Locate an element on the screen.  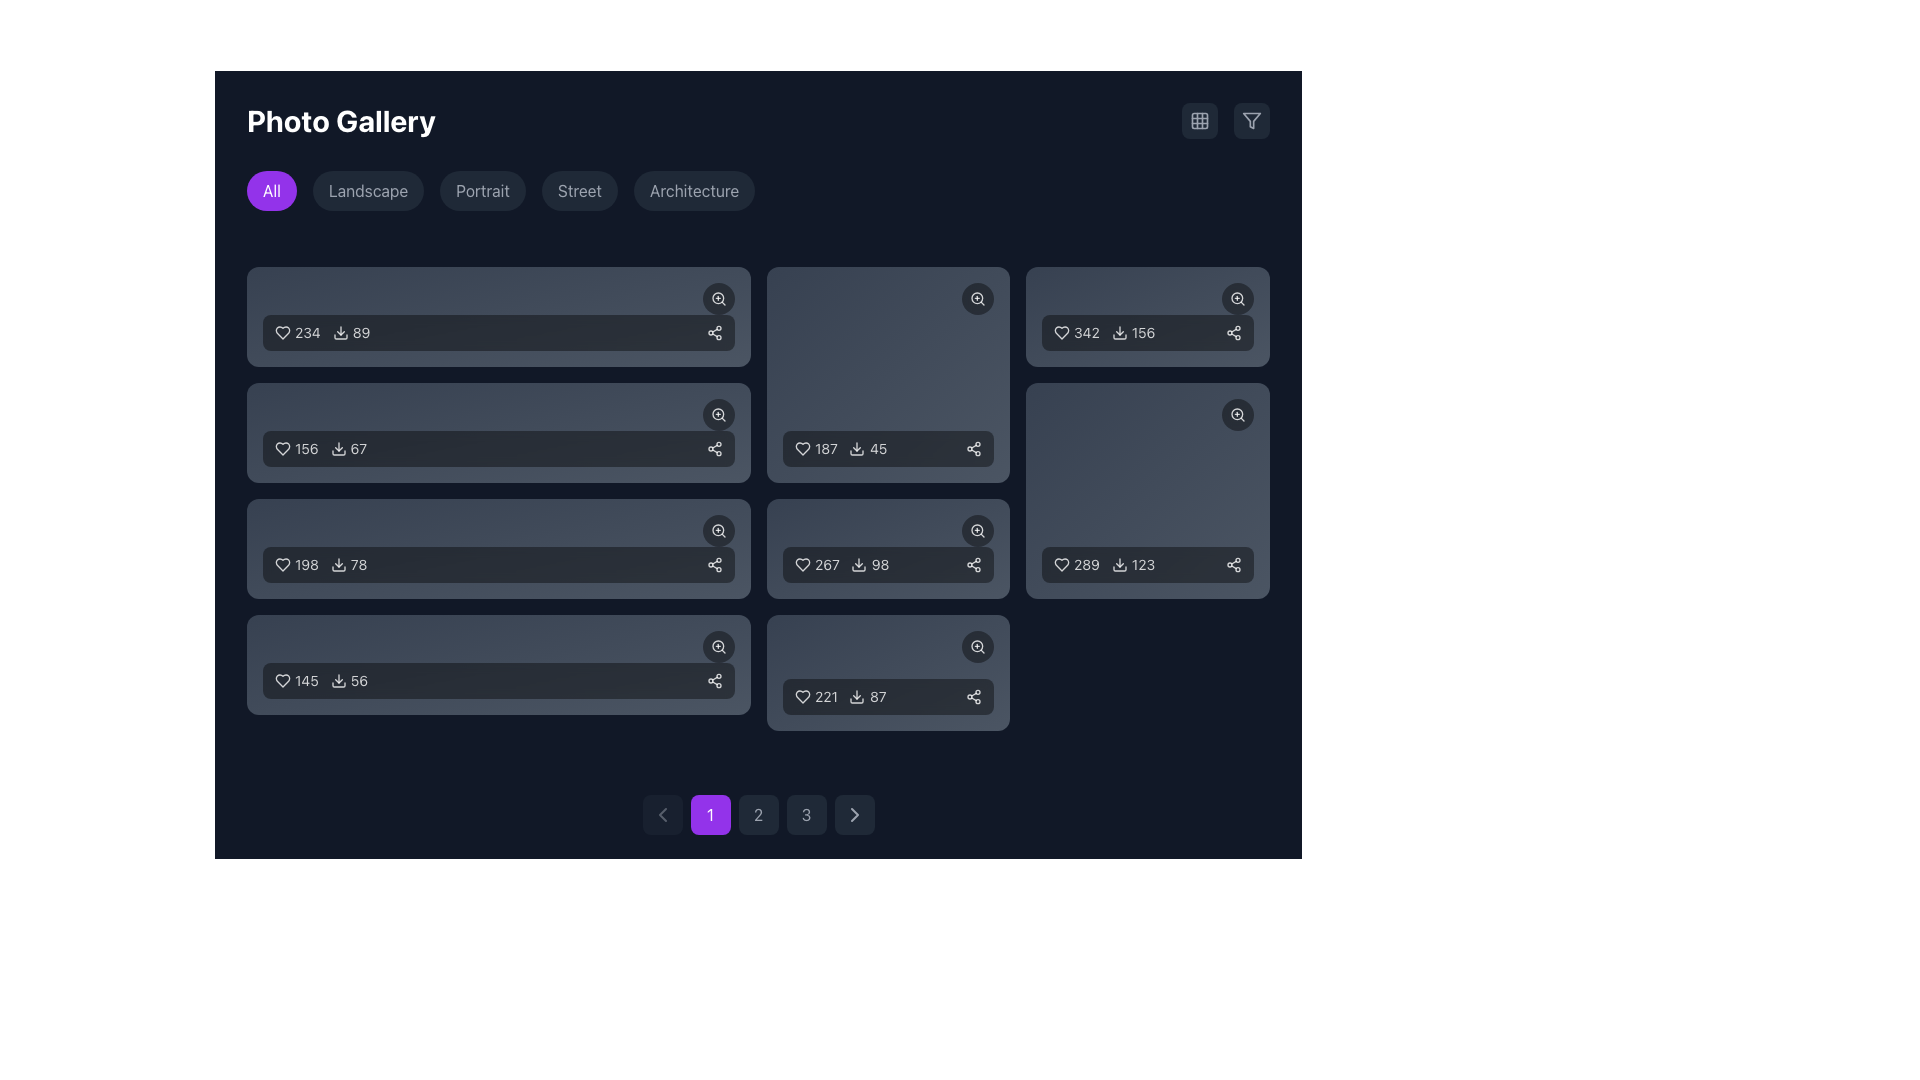
the heart-shaped interactive icon located to the left of the text '187' to like or favorite the associated item is located at coordinates (802, 447).